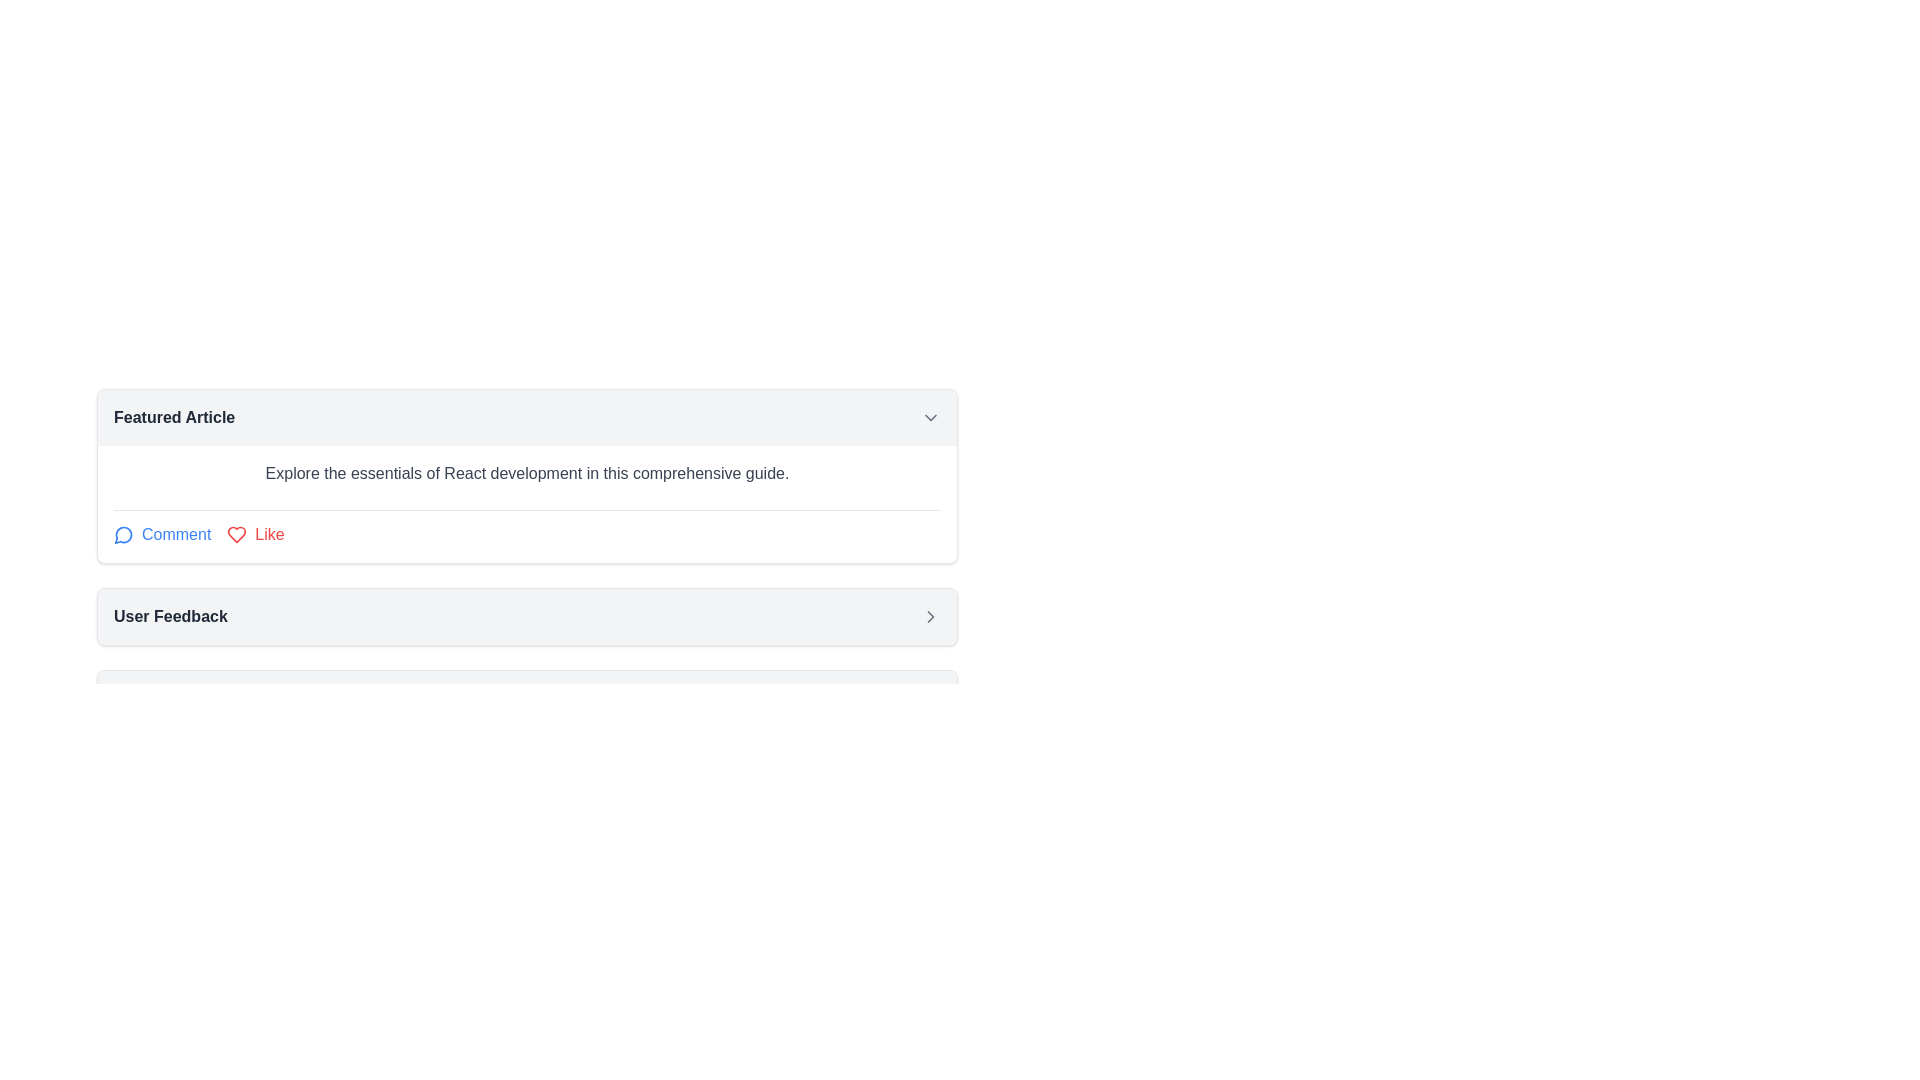  What do you see at coordinates (930, 416) in the screenshot?
I see `the chevron icon located at the far right of the 'Featured Article' horizontal bar` at bounding box center [930, 416].